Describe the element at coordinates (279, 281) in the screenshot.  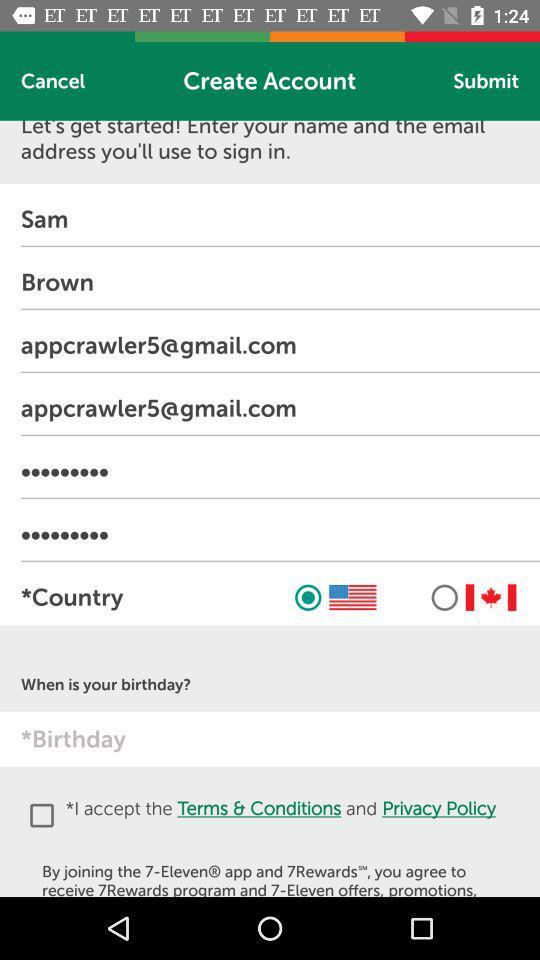
I see `the text brown` at that location.